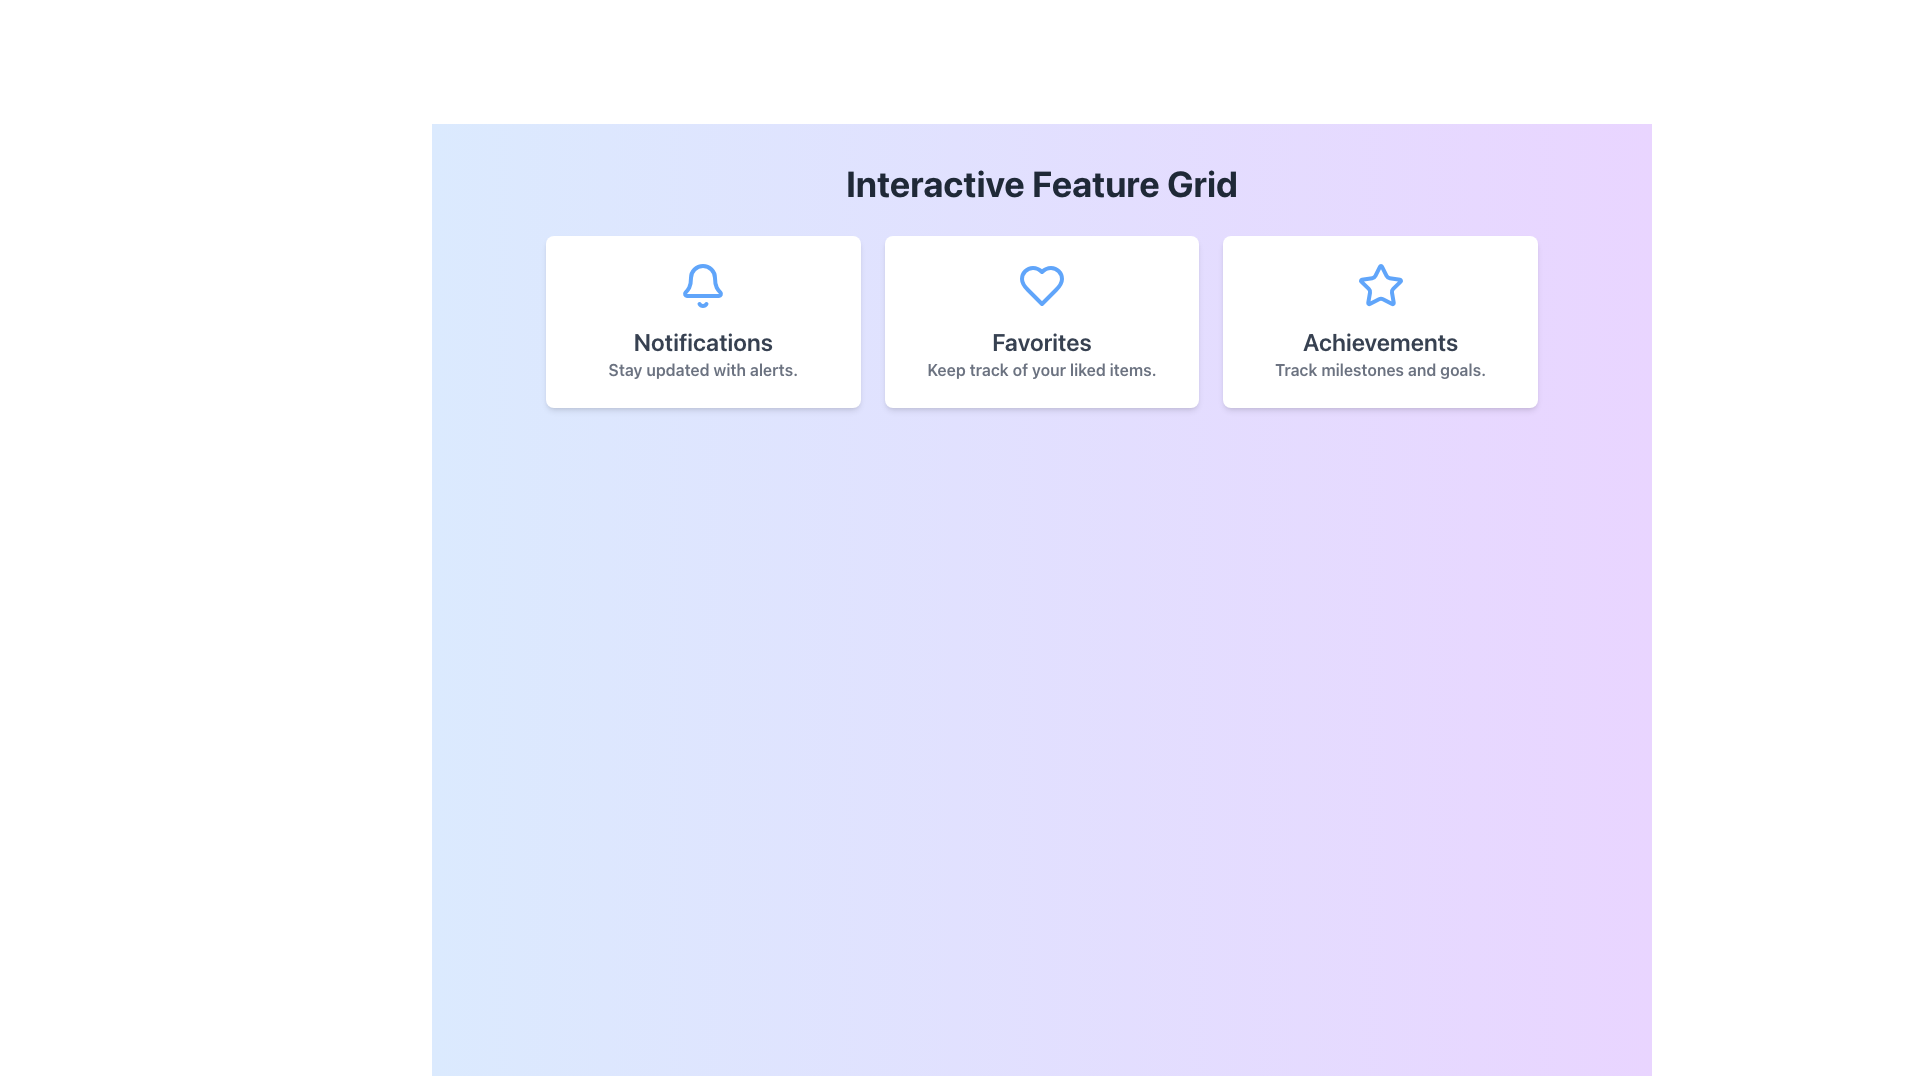 The image size is (1920, 1080). Describe the element at coordinates (1040, 341) in the screenshot. I see `the 'Favorites' text label, which serves as a title for the corresponding section in the interactive feature grid, located between the 'Notifications' and 'Achievements' cards` at that location.